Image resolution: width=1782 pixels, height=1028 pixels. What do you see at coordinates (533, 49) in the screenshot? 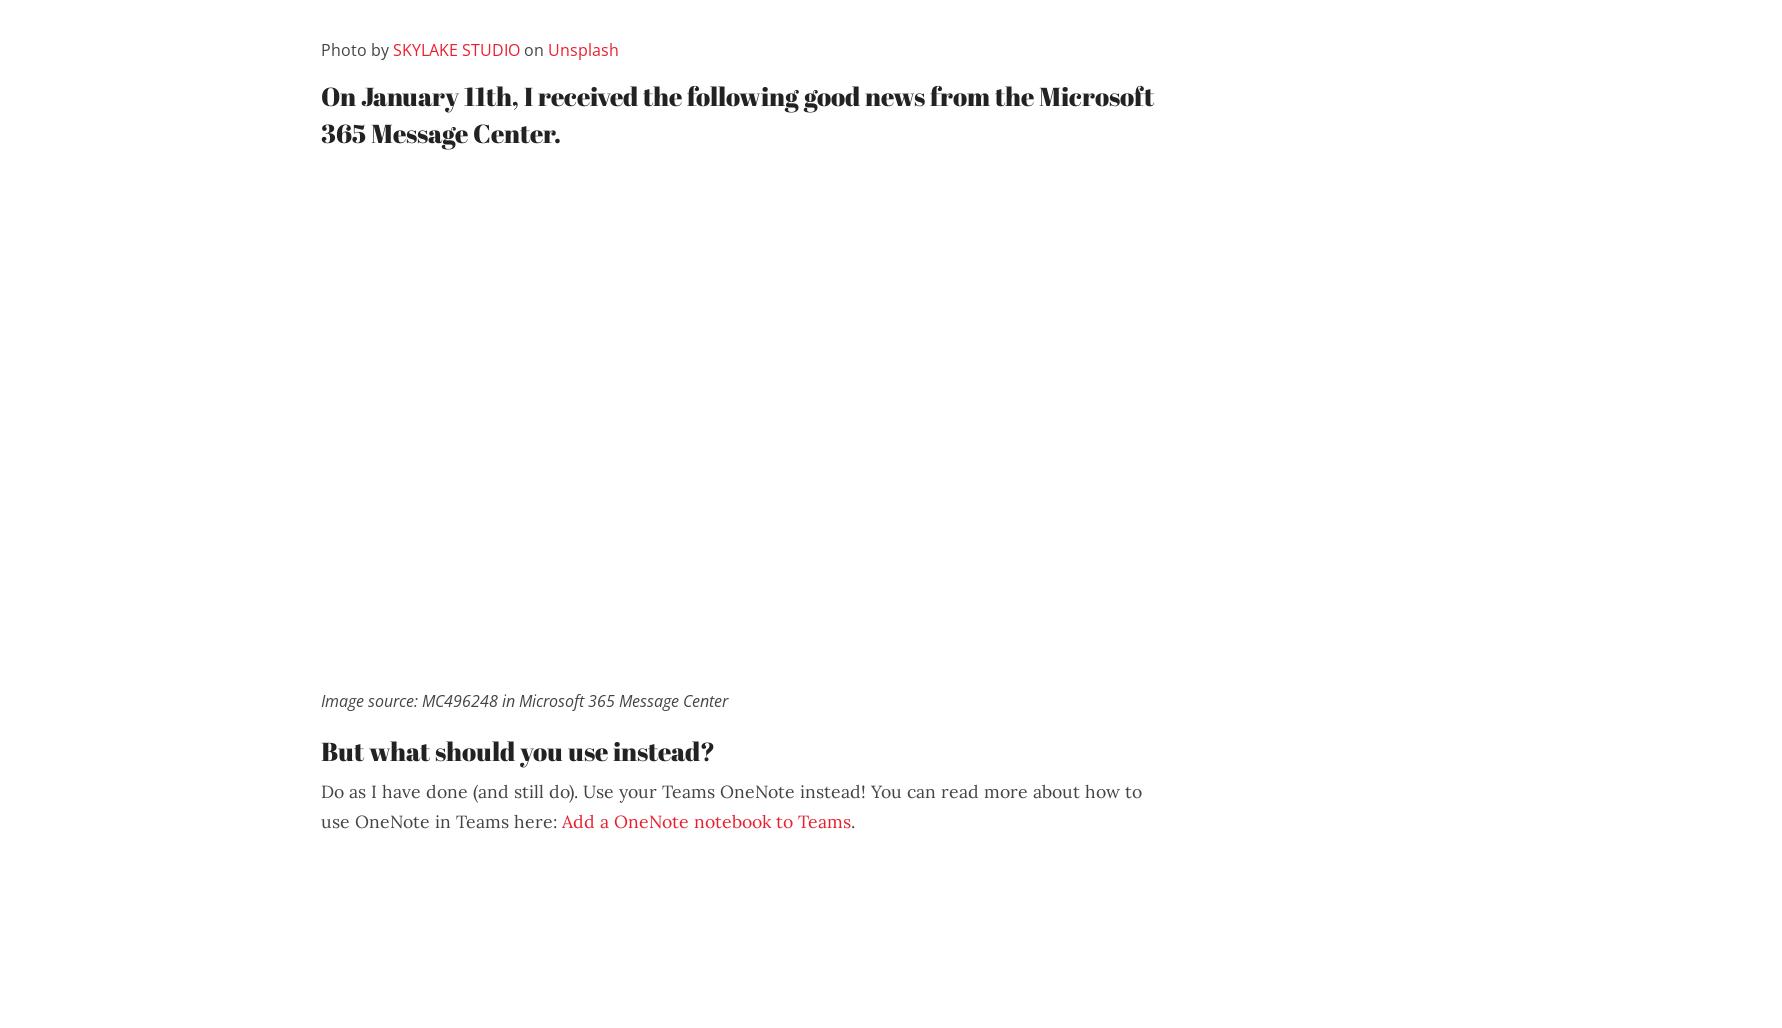
I see `'on'` at bounding box center [533, 49].